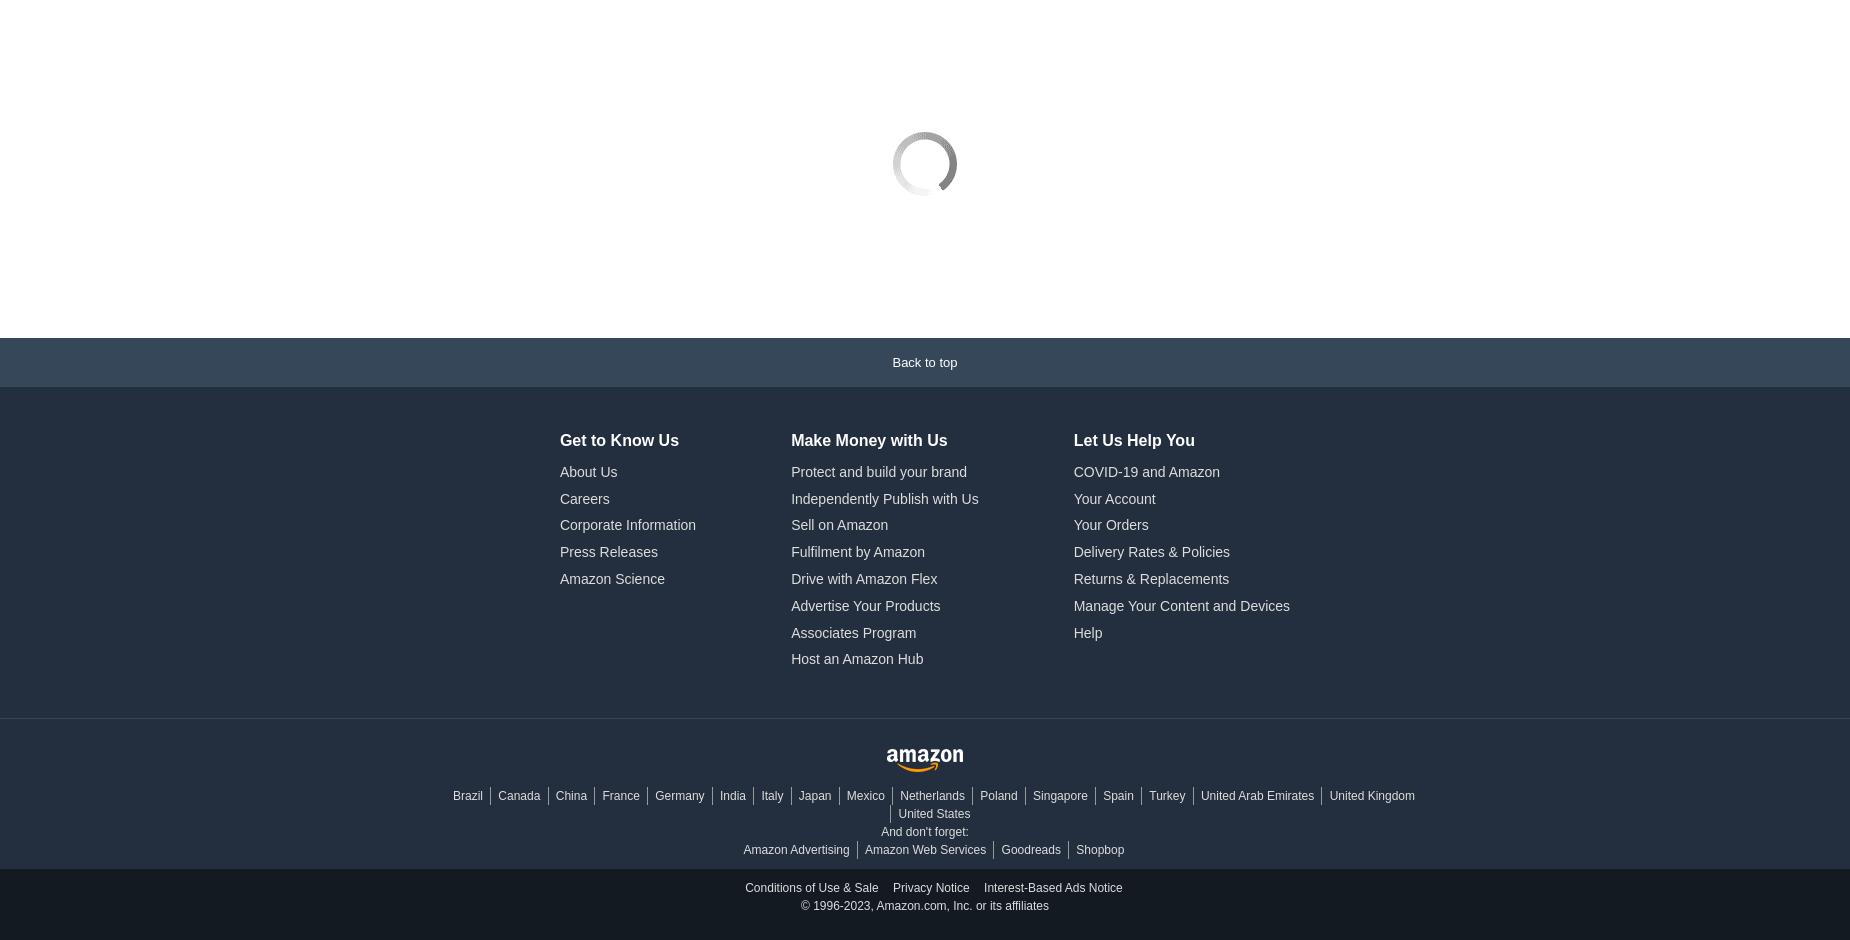 This screenshot has height=940, width=1850. What do you see at coordinates (1000, 737) in the screenshot?
I see `'Goodreads'` at bounding box center [1000, 737].